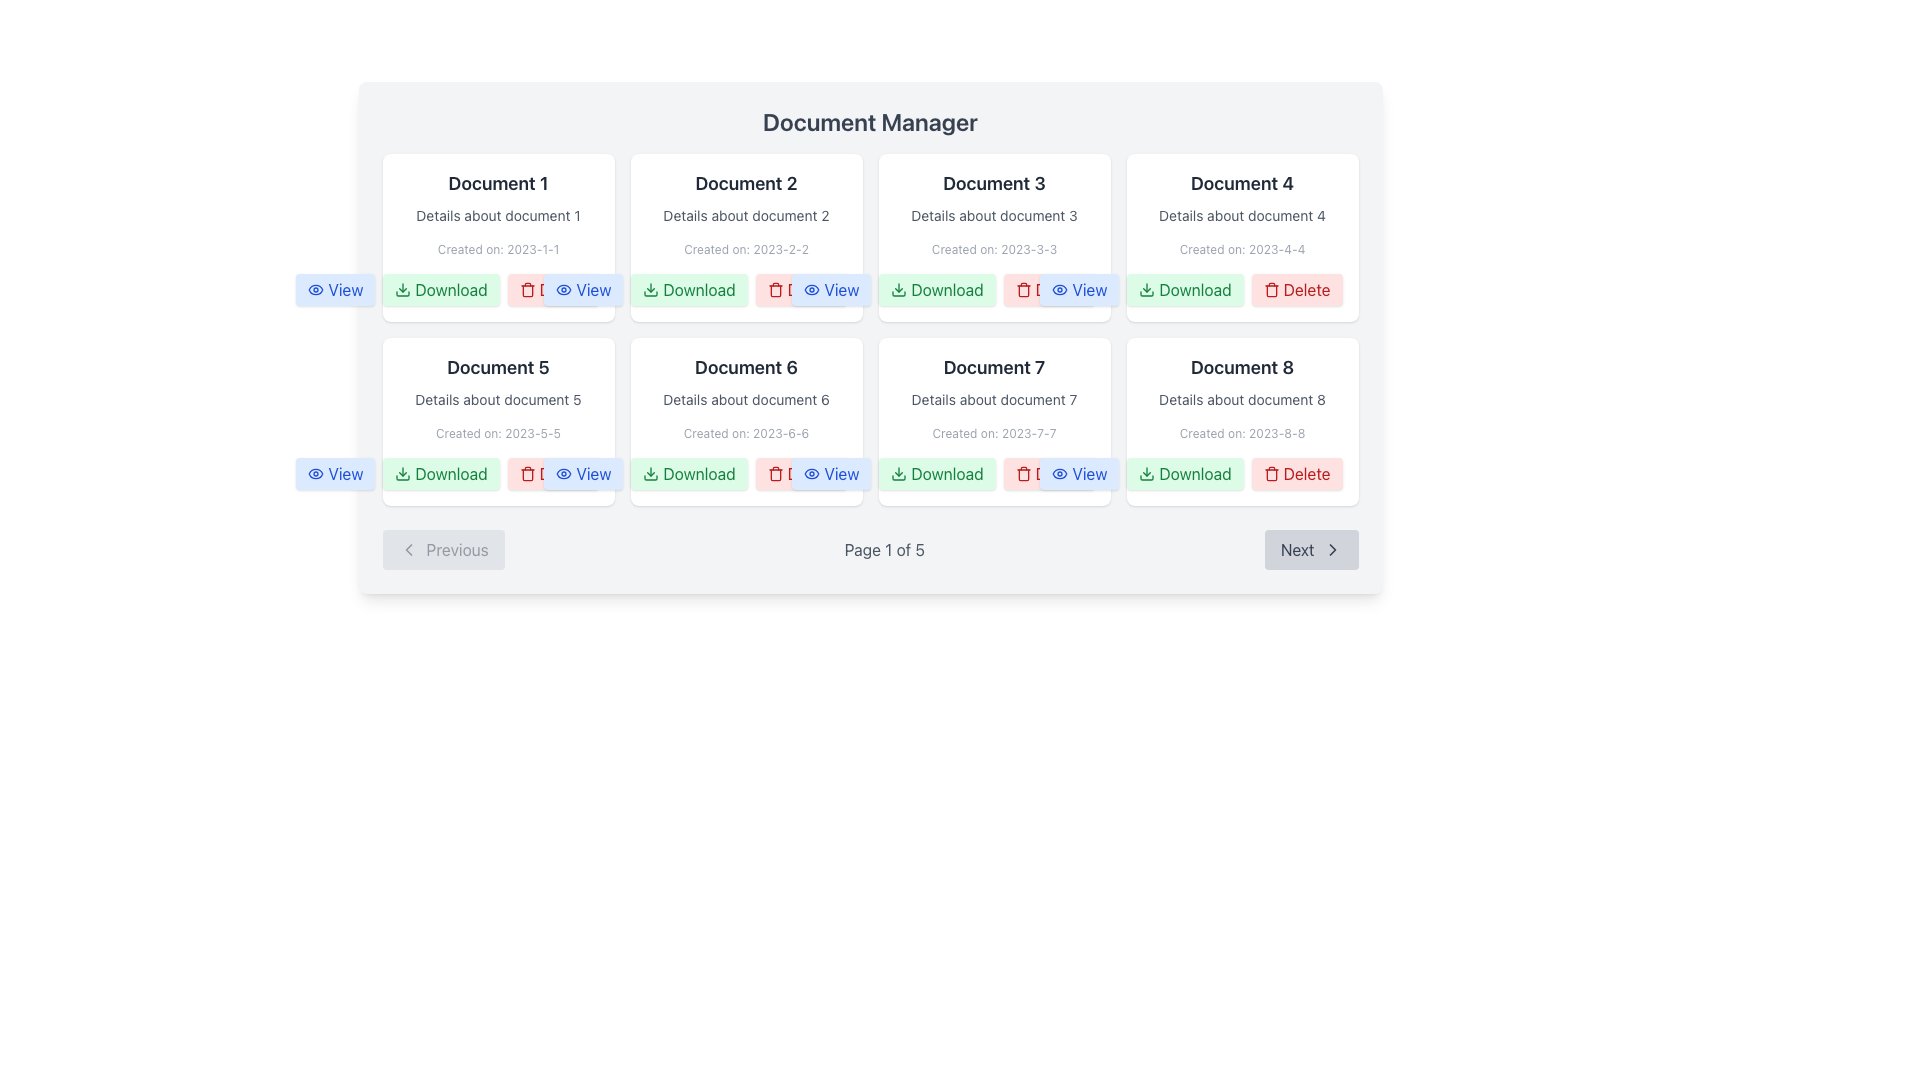 This screenshot has height=1080, width=1920. I want to click on the static text label that provides additional information about 'Document 5', located in the left-middle portion of the grid layout, specifically in the third column, beneath the title 'Document 5', so click(498, 400).